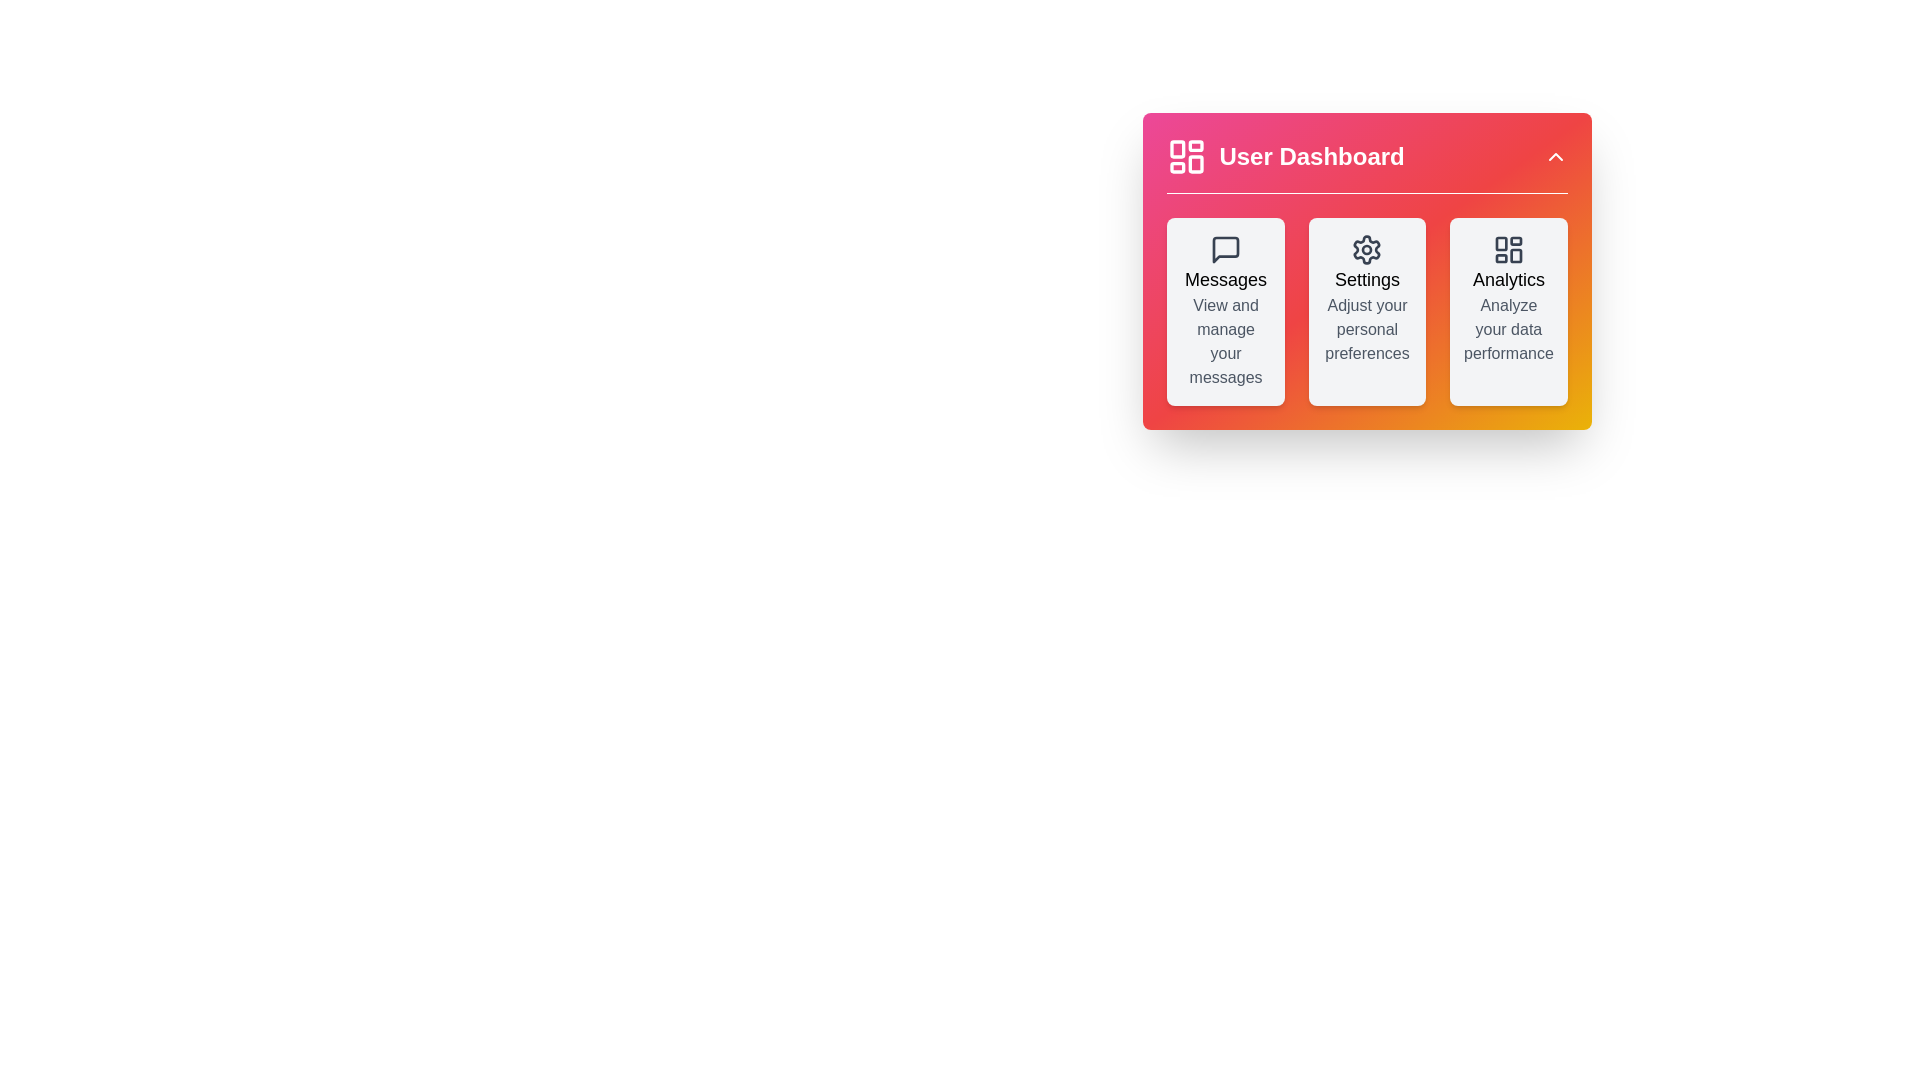 The height and width of the screenshot is (1080, 1920). Describe the element at coordinates (1508, 312) in the screenshot. I see `the informational card labeled 'Analytics' that contains a dashboard layout icon, located in the rightmost column beneath the 'User Dashboard' header` at that location.